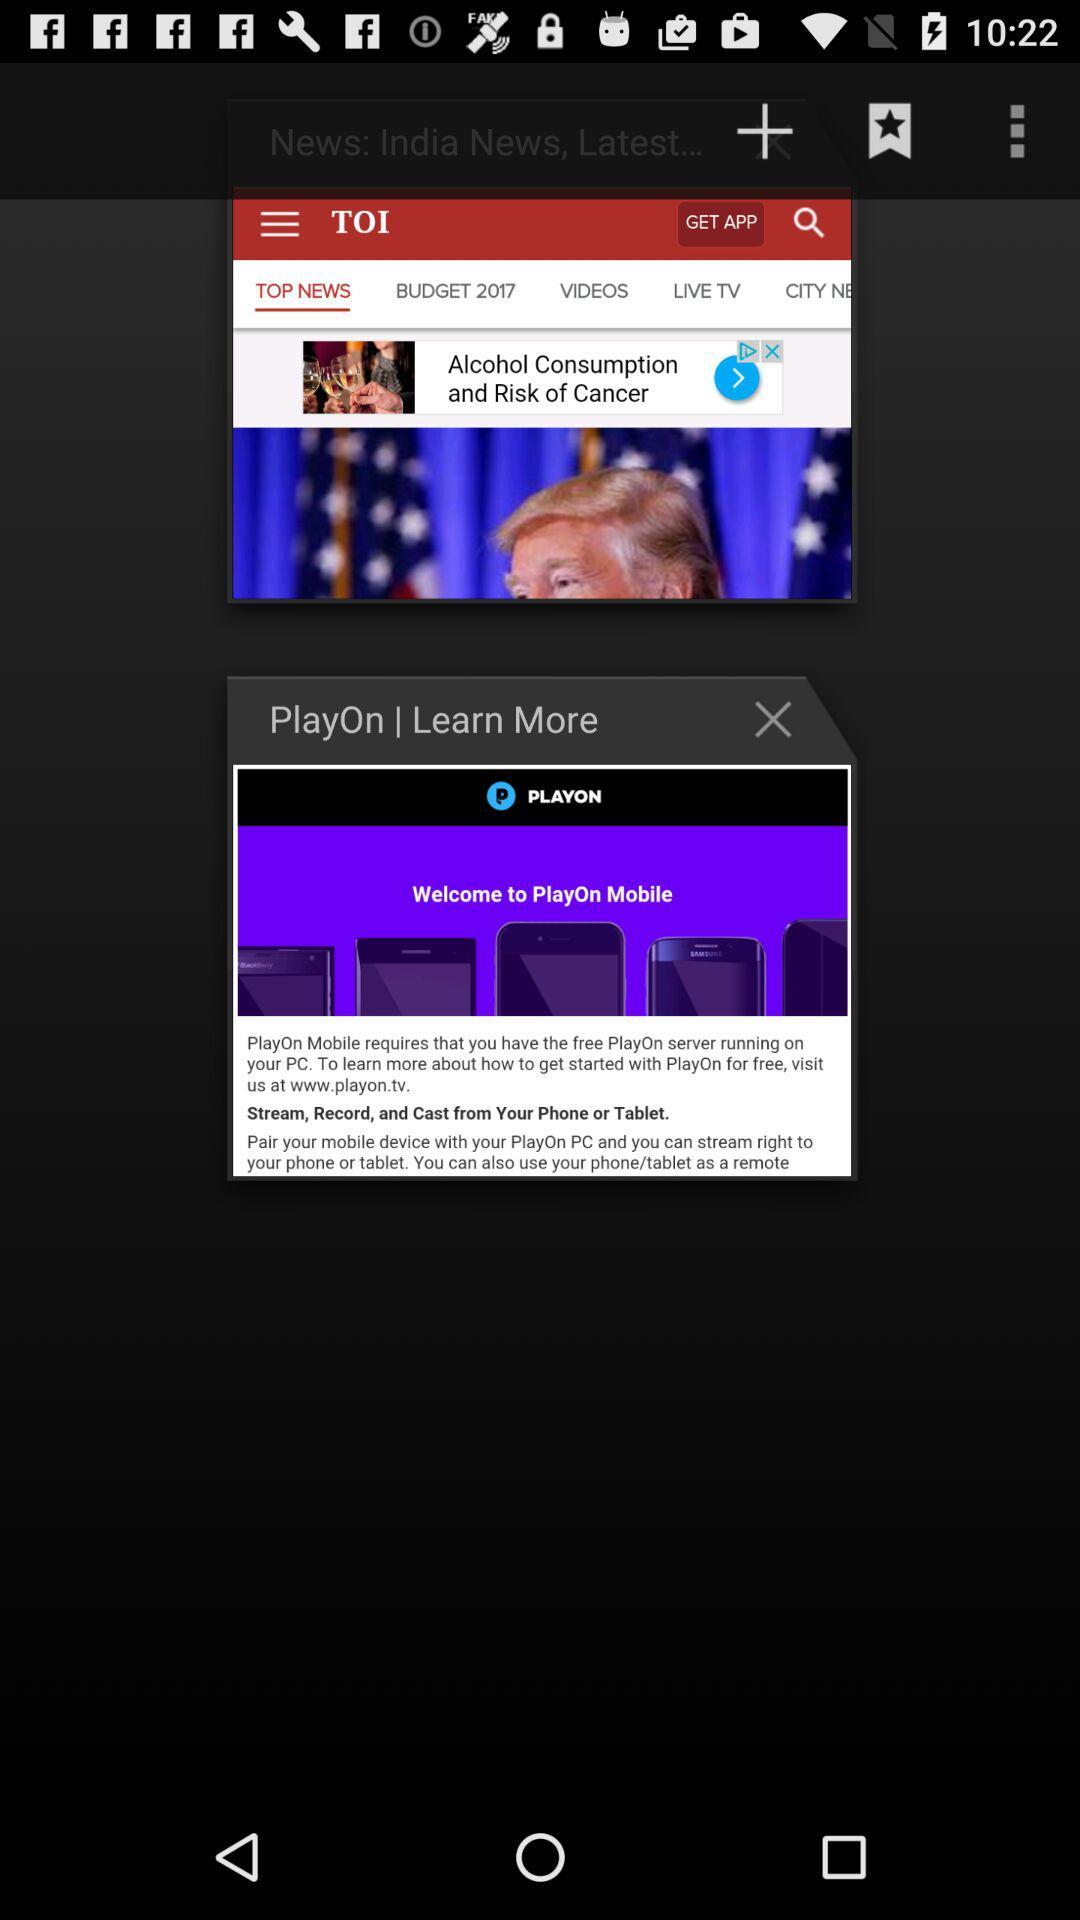 Image resolution: width=1080 pixels, height=1920 pixels. What do you see at coordinates (81, 130) in the screenshot?
I see `icon to the left of the http www playon` at bounding box center [81, 130].